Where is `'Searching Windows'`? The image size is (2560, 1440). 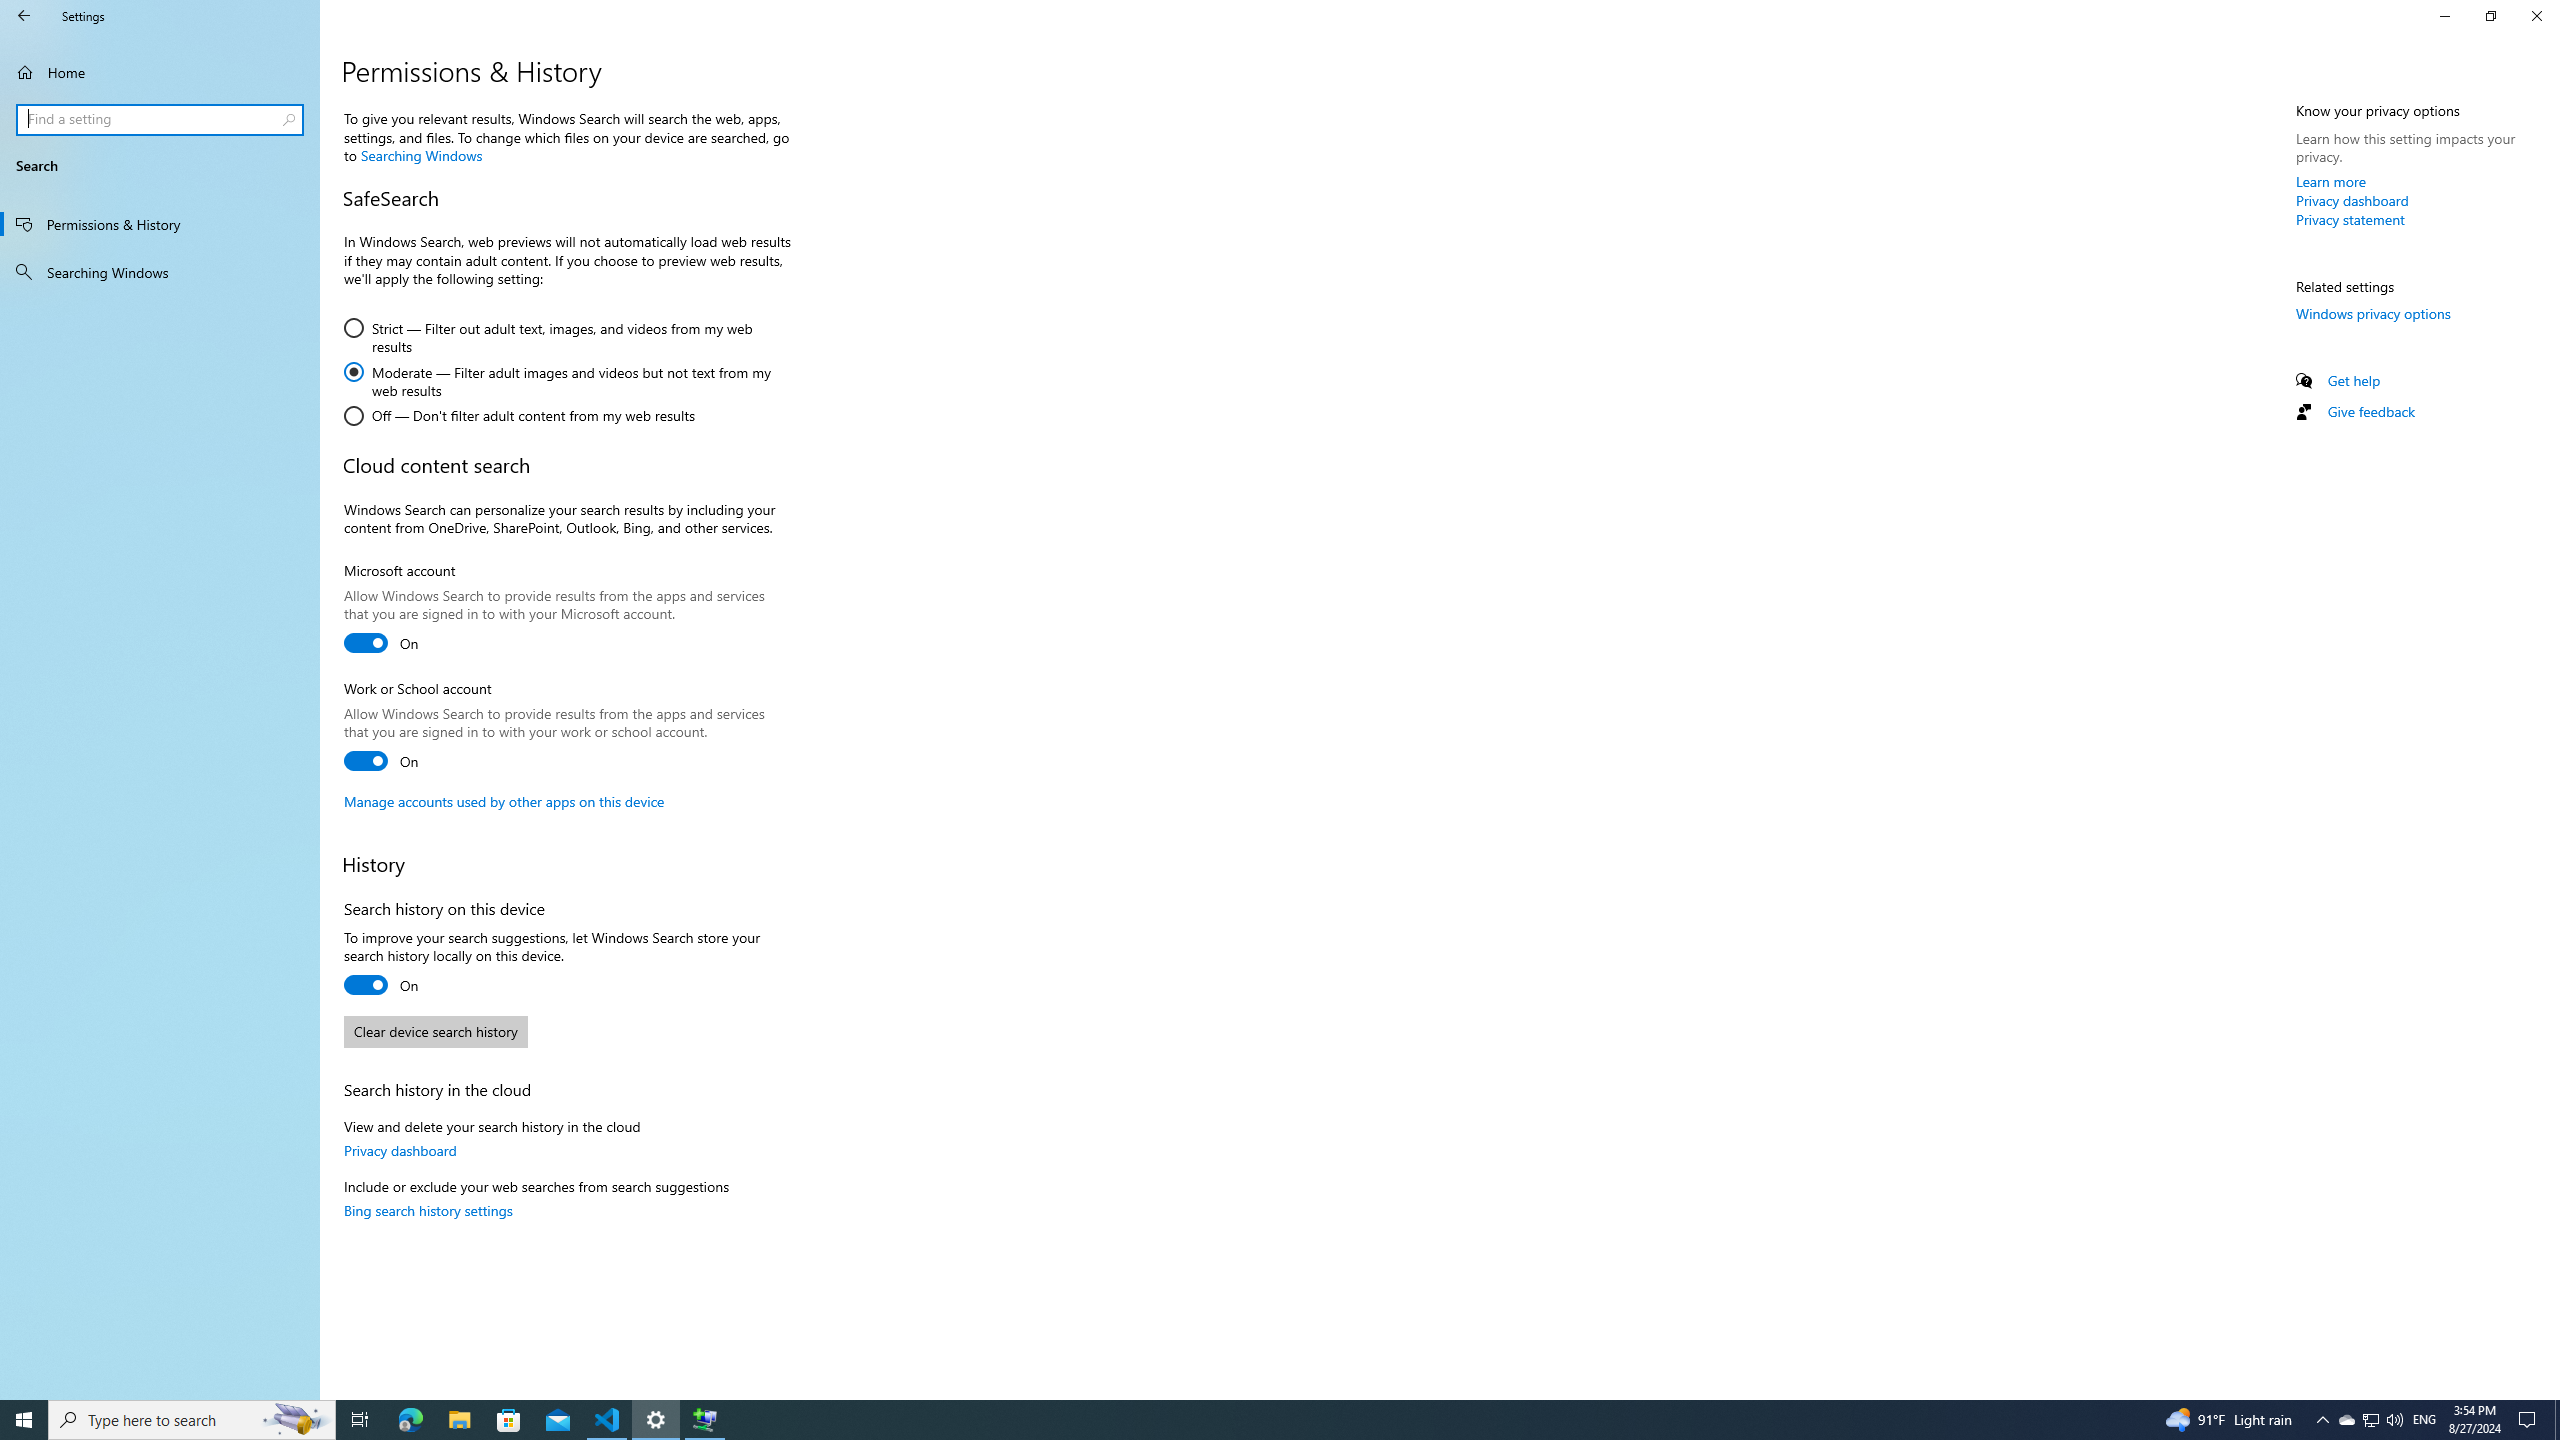 'Searching Windows' is located at coordinates (421, 154).